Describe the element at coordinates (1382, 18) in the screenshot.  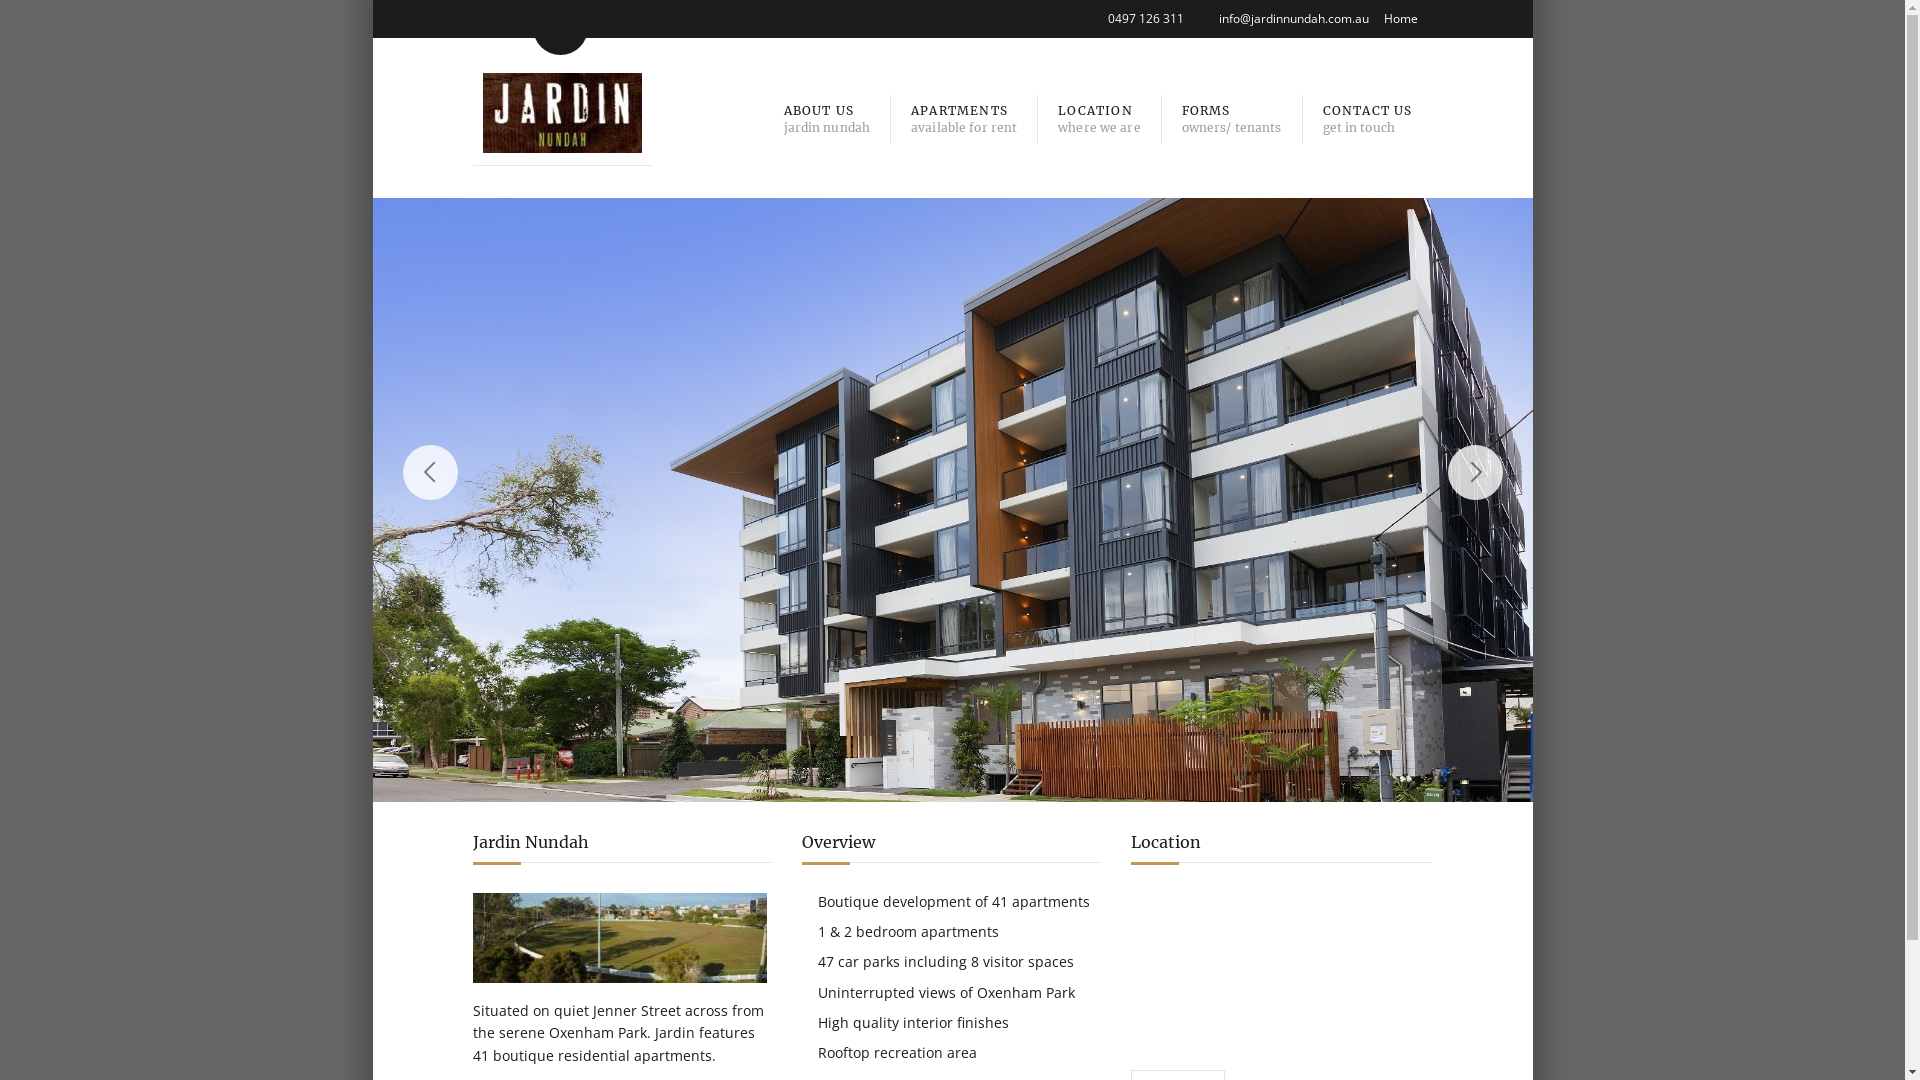
I see `'Home'` at that location.